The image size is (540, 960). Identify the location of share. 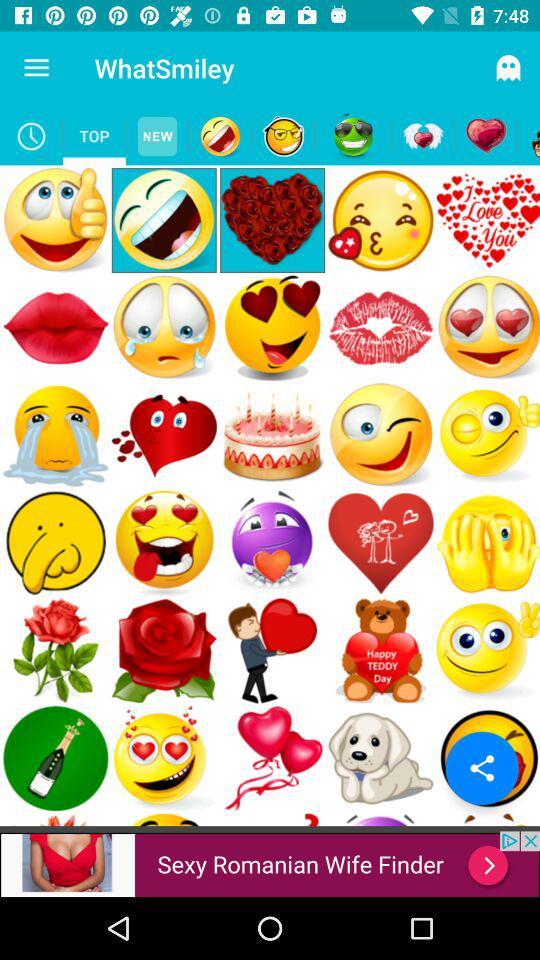
(481, 767).